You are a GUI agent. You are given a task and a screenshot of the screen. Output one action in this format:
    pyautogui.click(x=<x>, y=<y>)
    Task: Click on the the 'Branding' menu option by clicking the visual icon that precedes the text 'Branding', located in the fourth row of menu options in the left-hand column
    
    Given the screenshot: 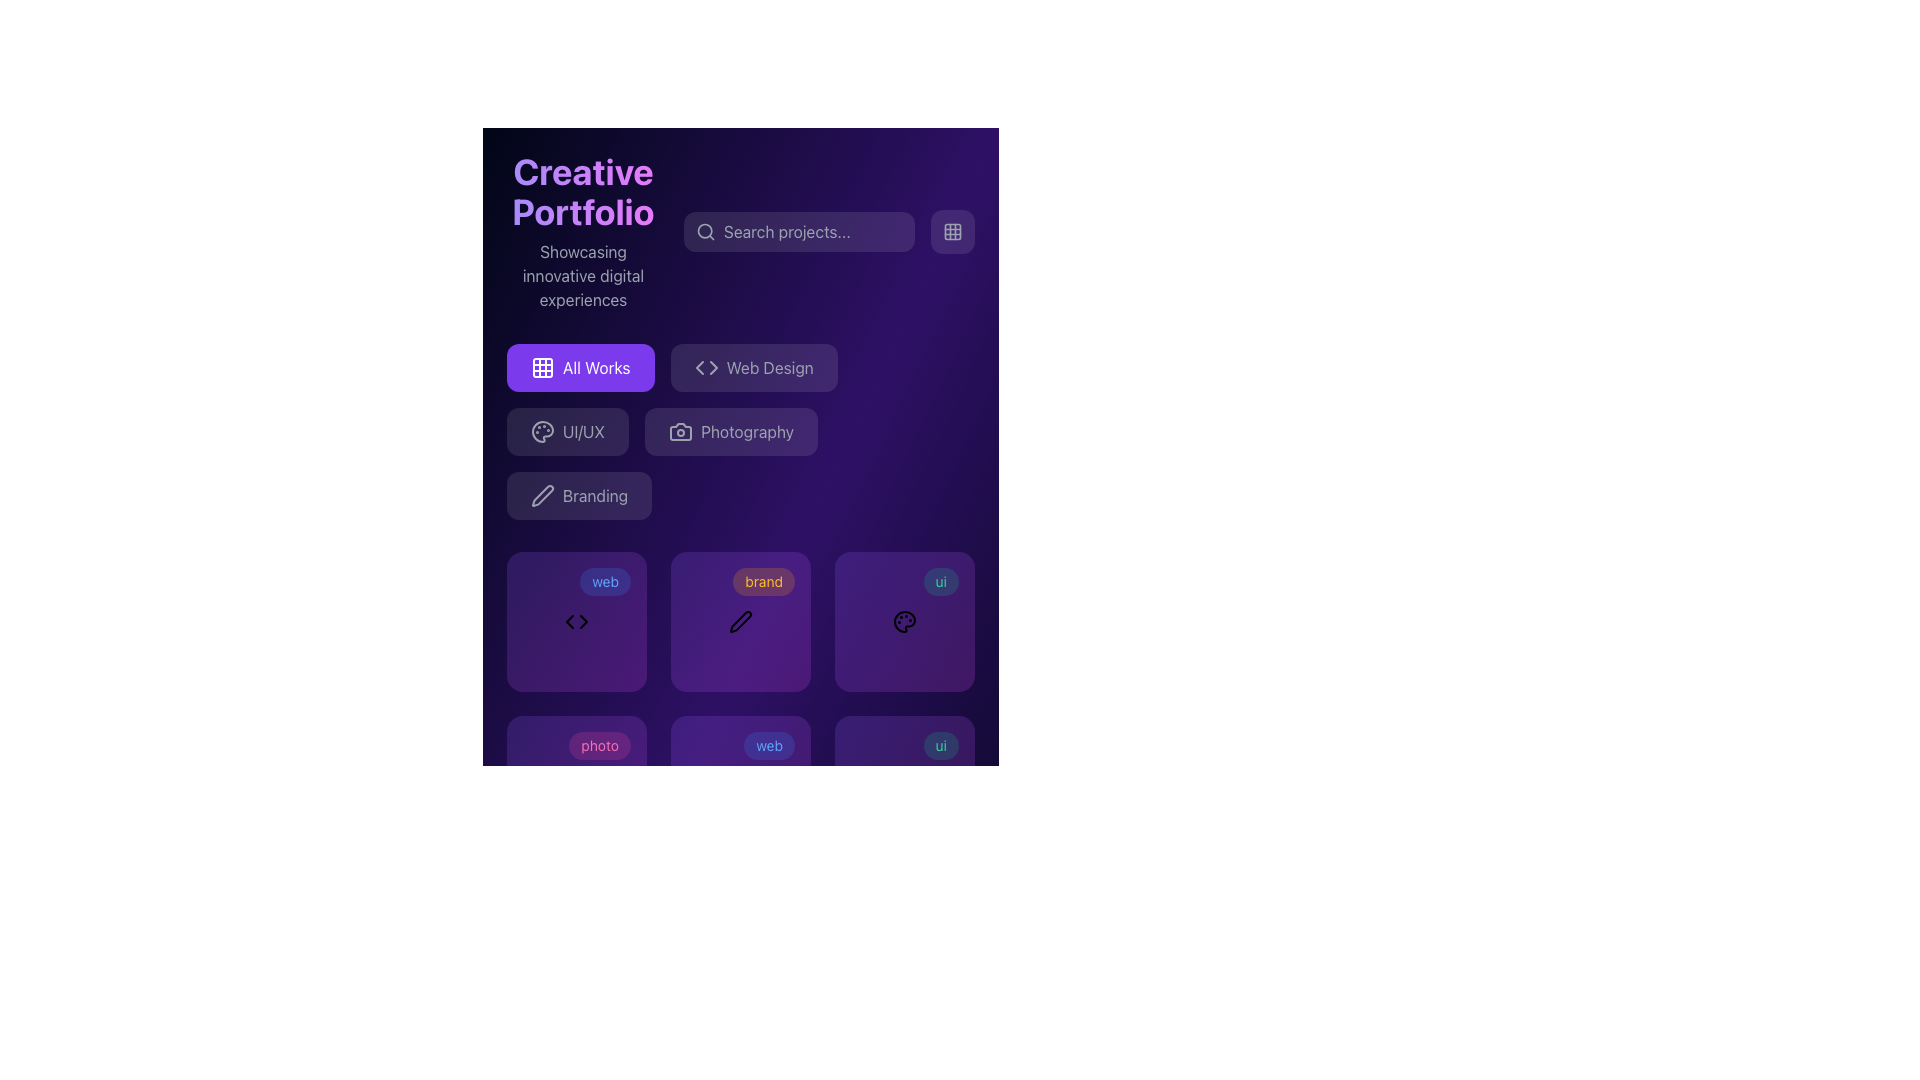 What is the action you would take?
    pyautogui.click(x=542, y=495)
    